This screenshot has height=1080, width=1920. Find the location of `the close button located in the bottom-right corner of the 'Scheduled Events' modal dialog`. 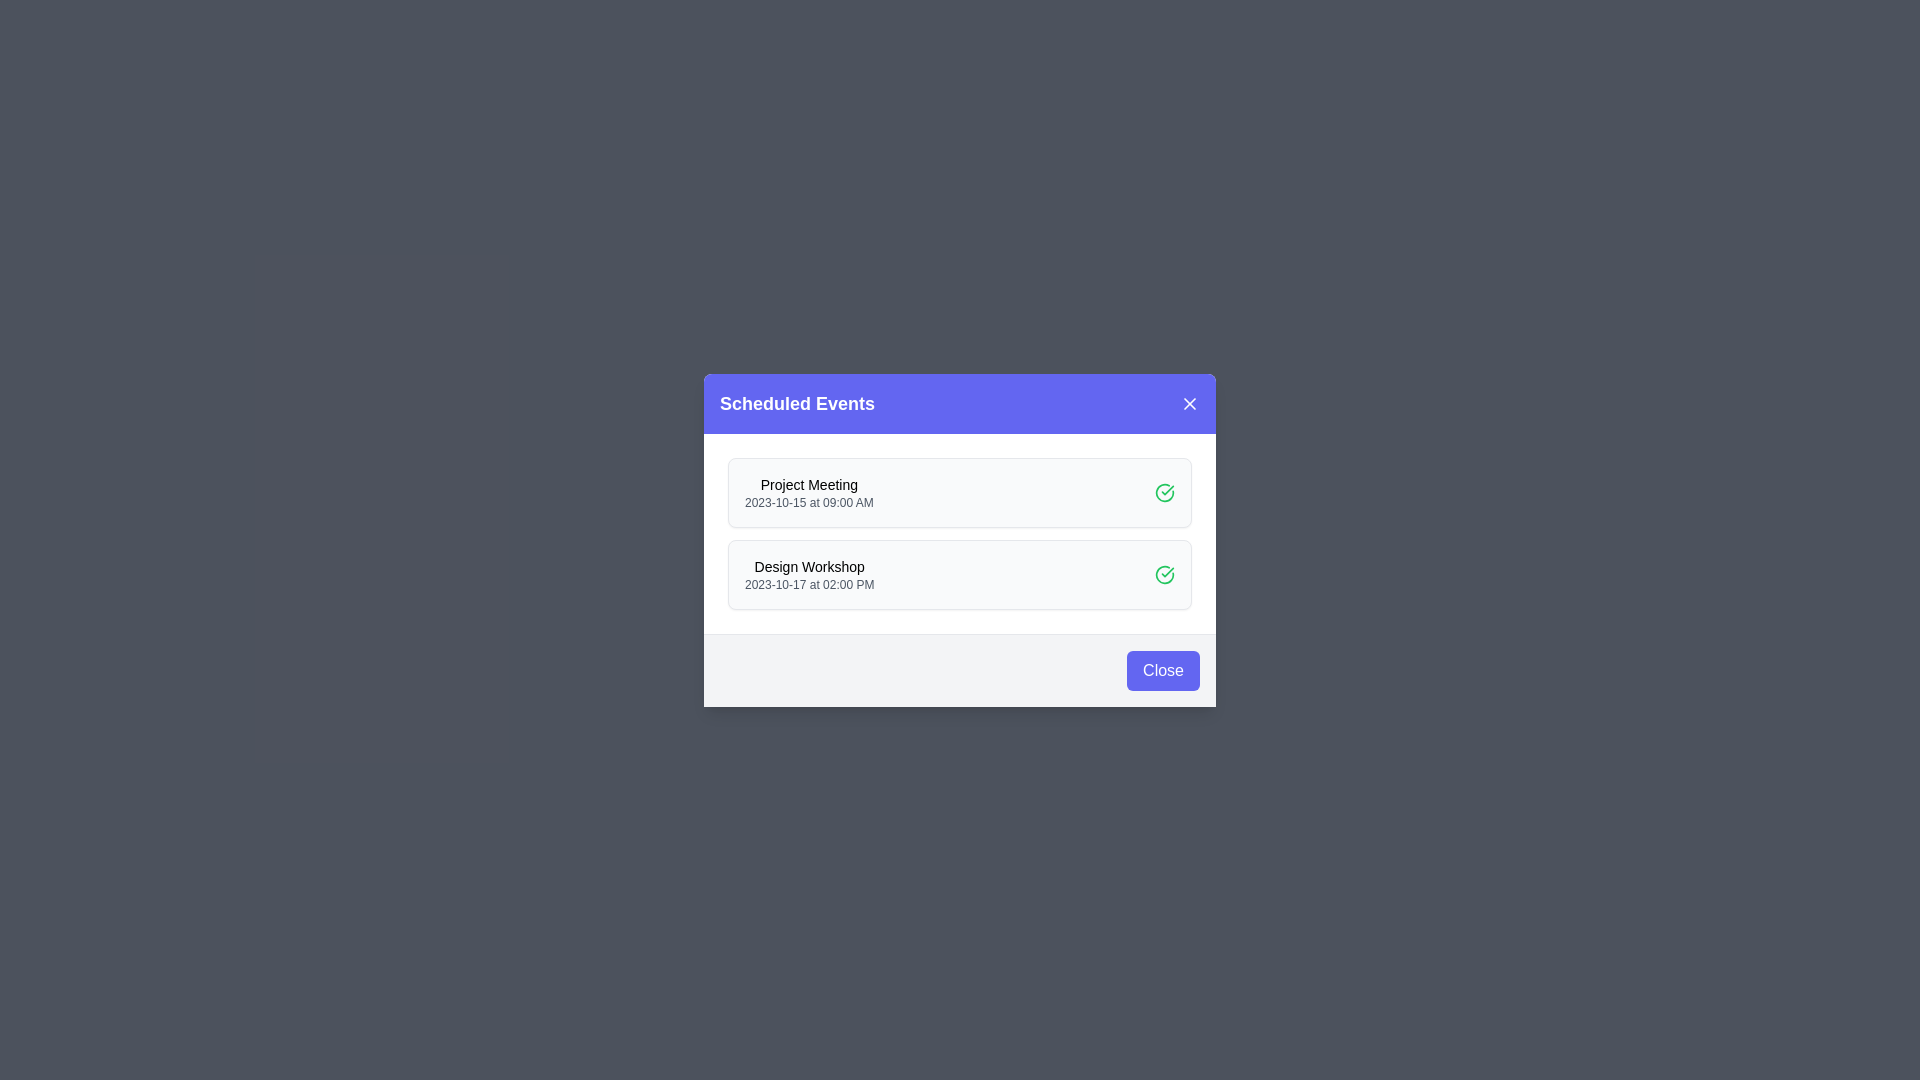

the close button located in the bottom-right corner of the 'Scheduled Events' modal dialog is located at coordinates (960, 670).